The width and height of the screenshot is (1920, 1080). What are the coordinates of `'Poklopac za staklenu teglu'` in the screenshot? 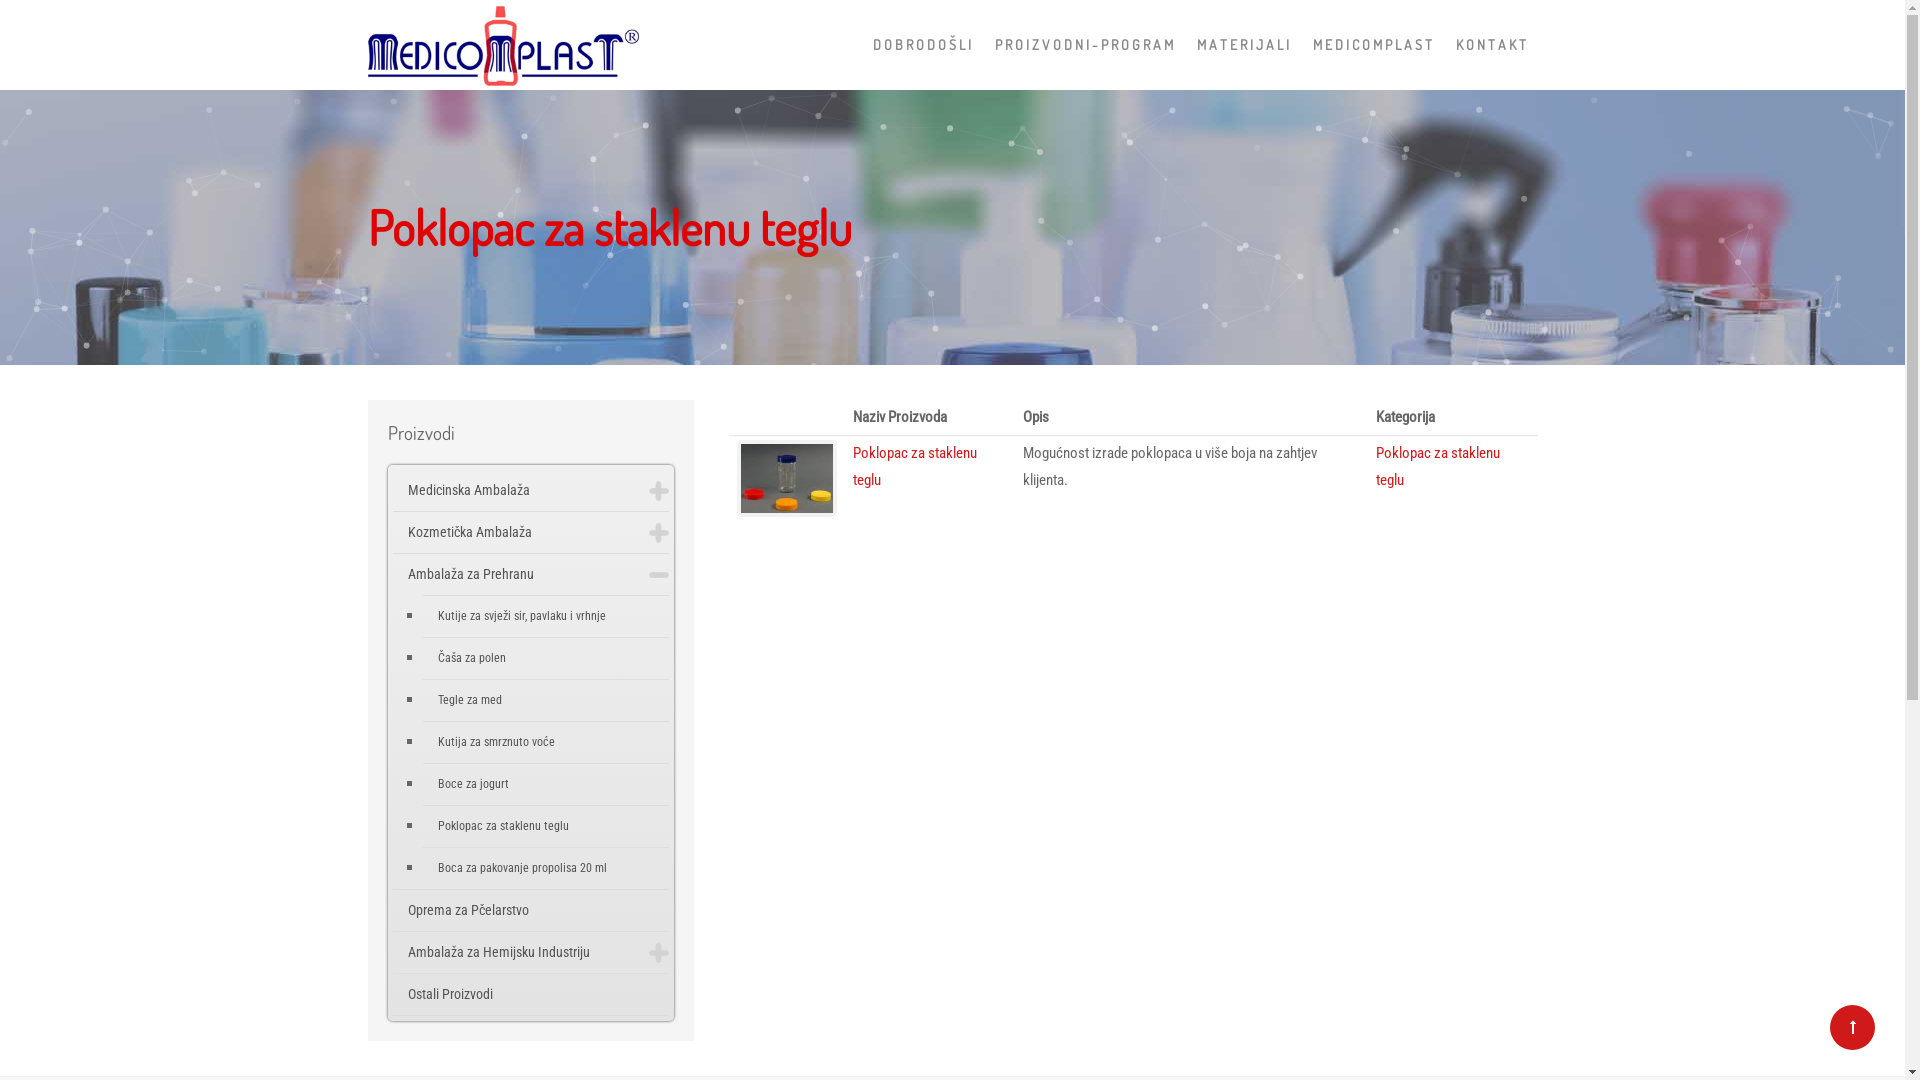 It's located at (914, 466).